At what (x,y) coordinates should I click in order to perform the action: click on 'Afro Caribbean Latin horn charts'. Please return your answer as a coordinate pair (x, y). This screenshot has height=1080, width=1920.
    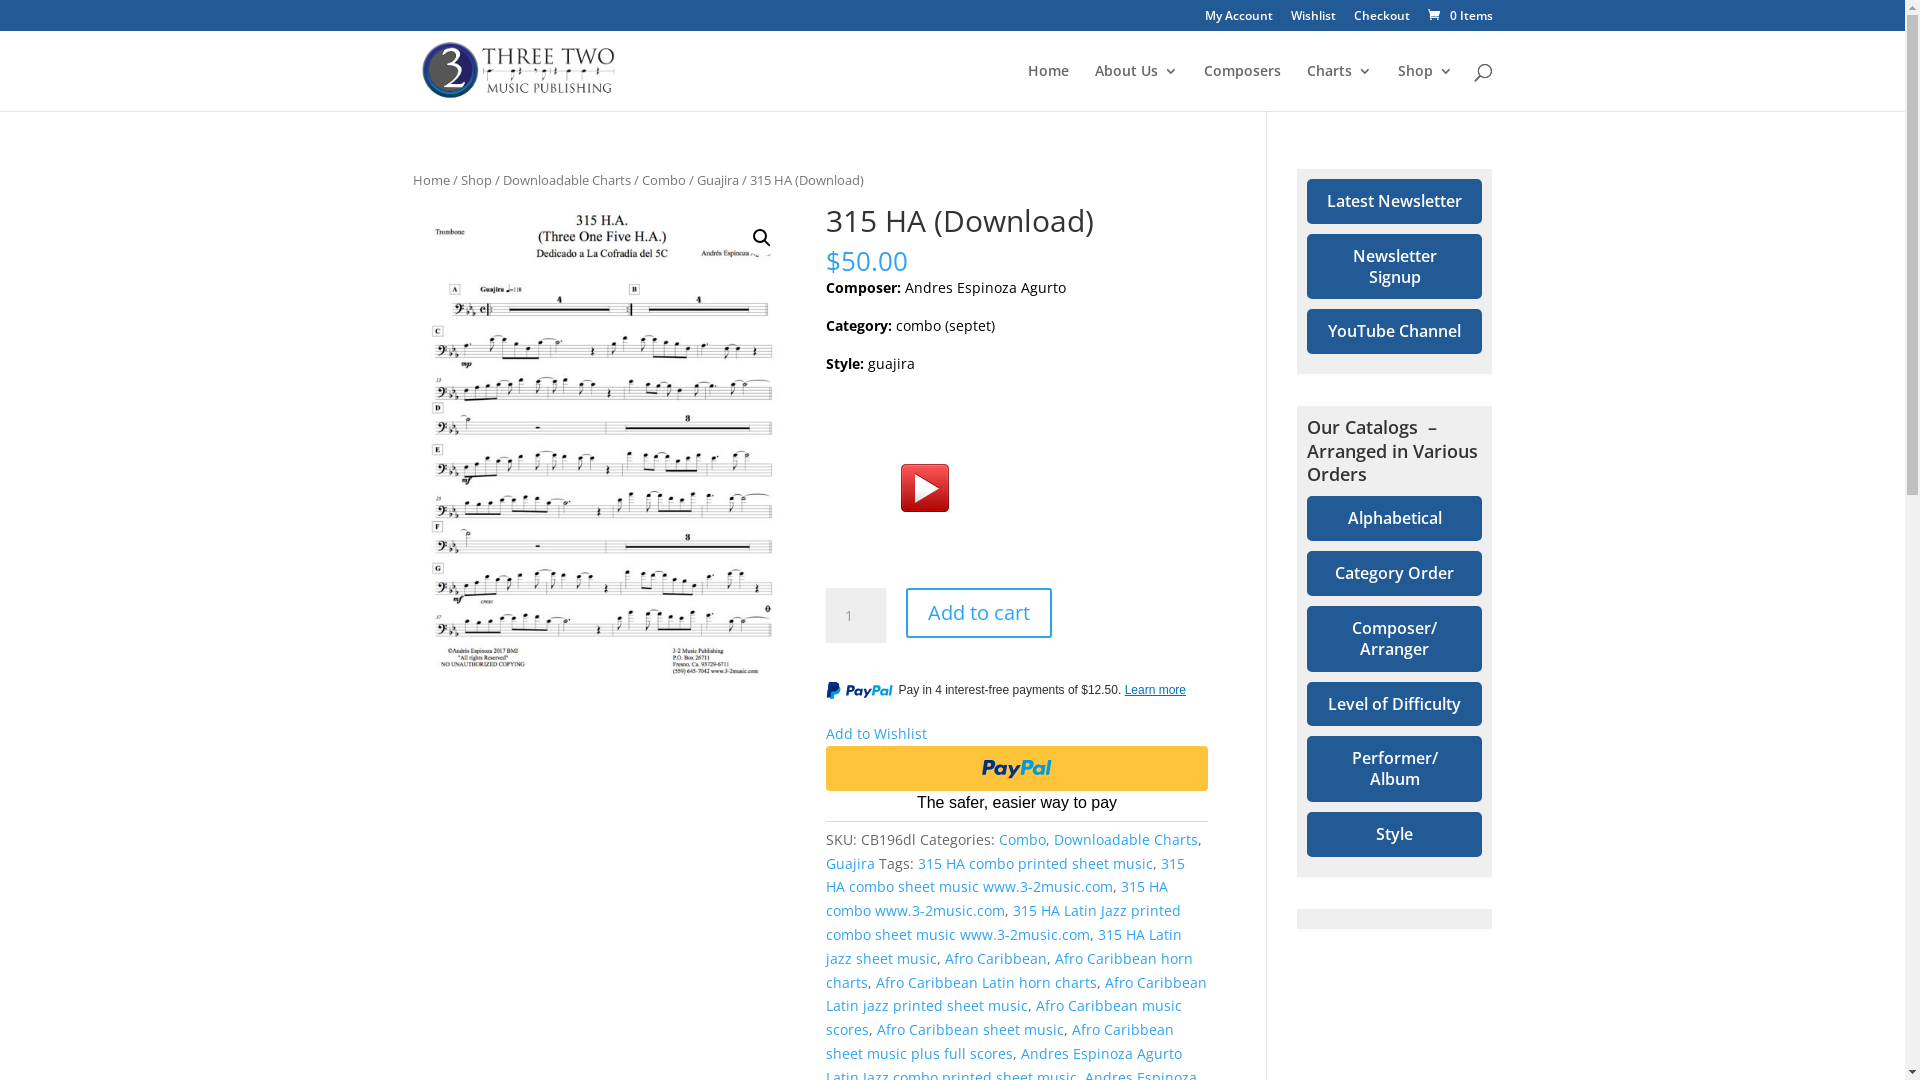
    Looking at the image, I should click on (986, 981).